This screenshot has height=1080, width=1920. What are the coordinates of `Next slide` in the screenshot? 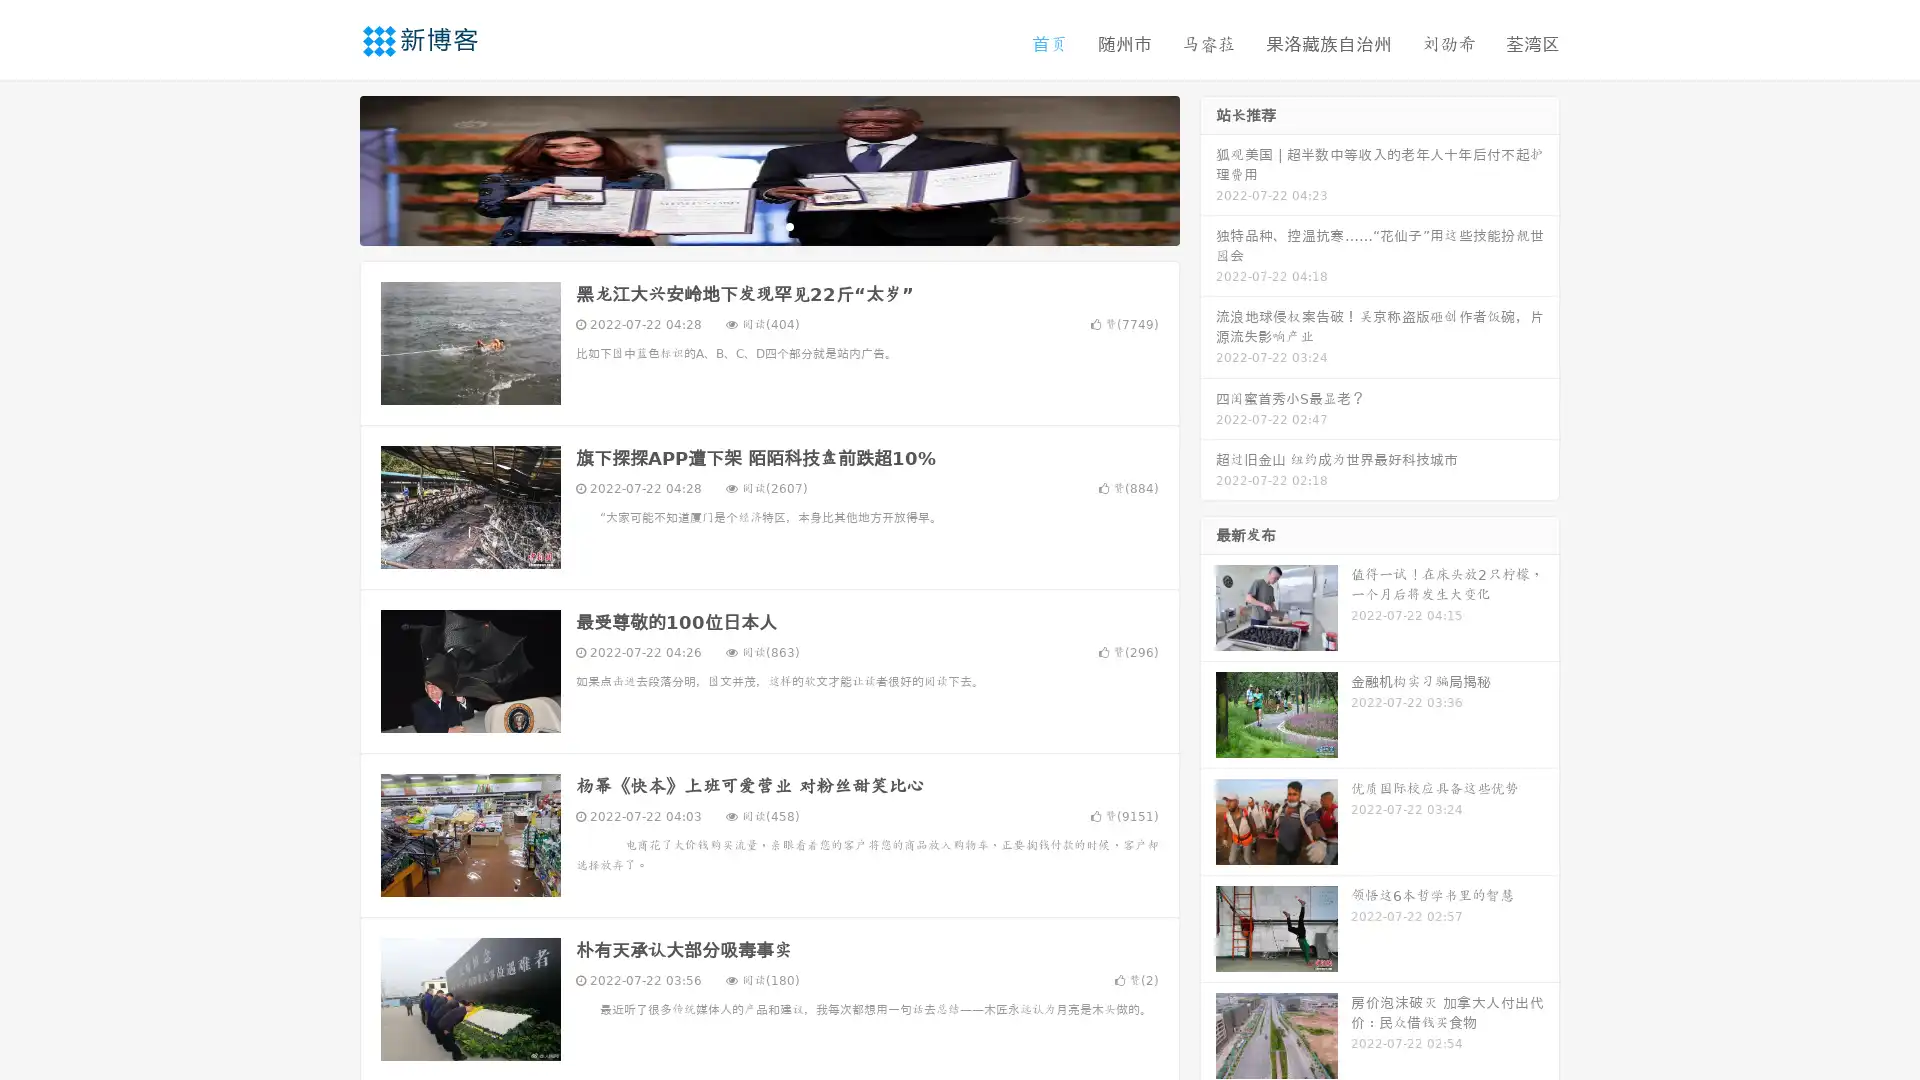 It's located at (1208, 168).